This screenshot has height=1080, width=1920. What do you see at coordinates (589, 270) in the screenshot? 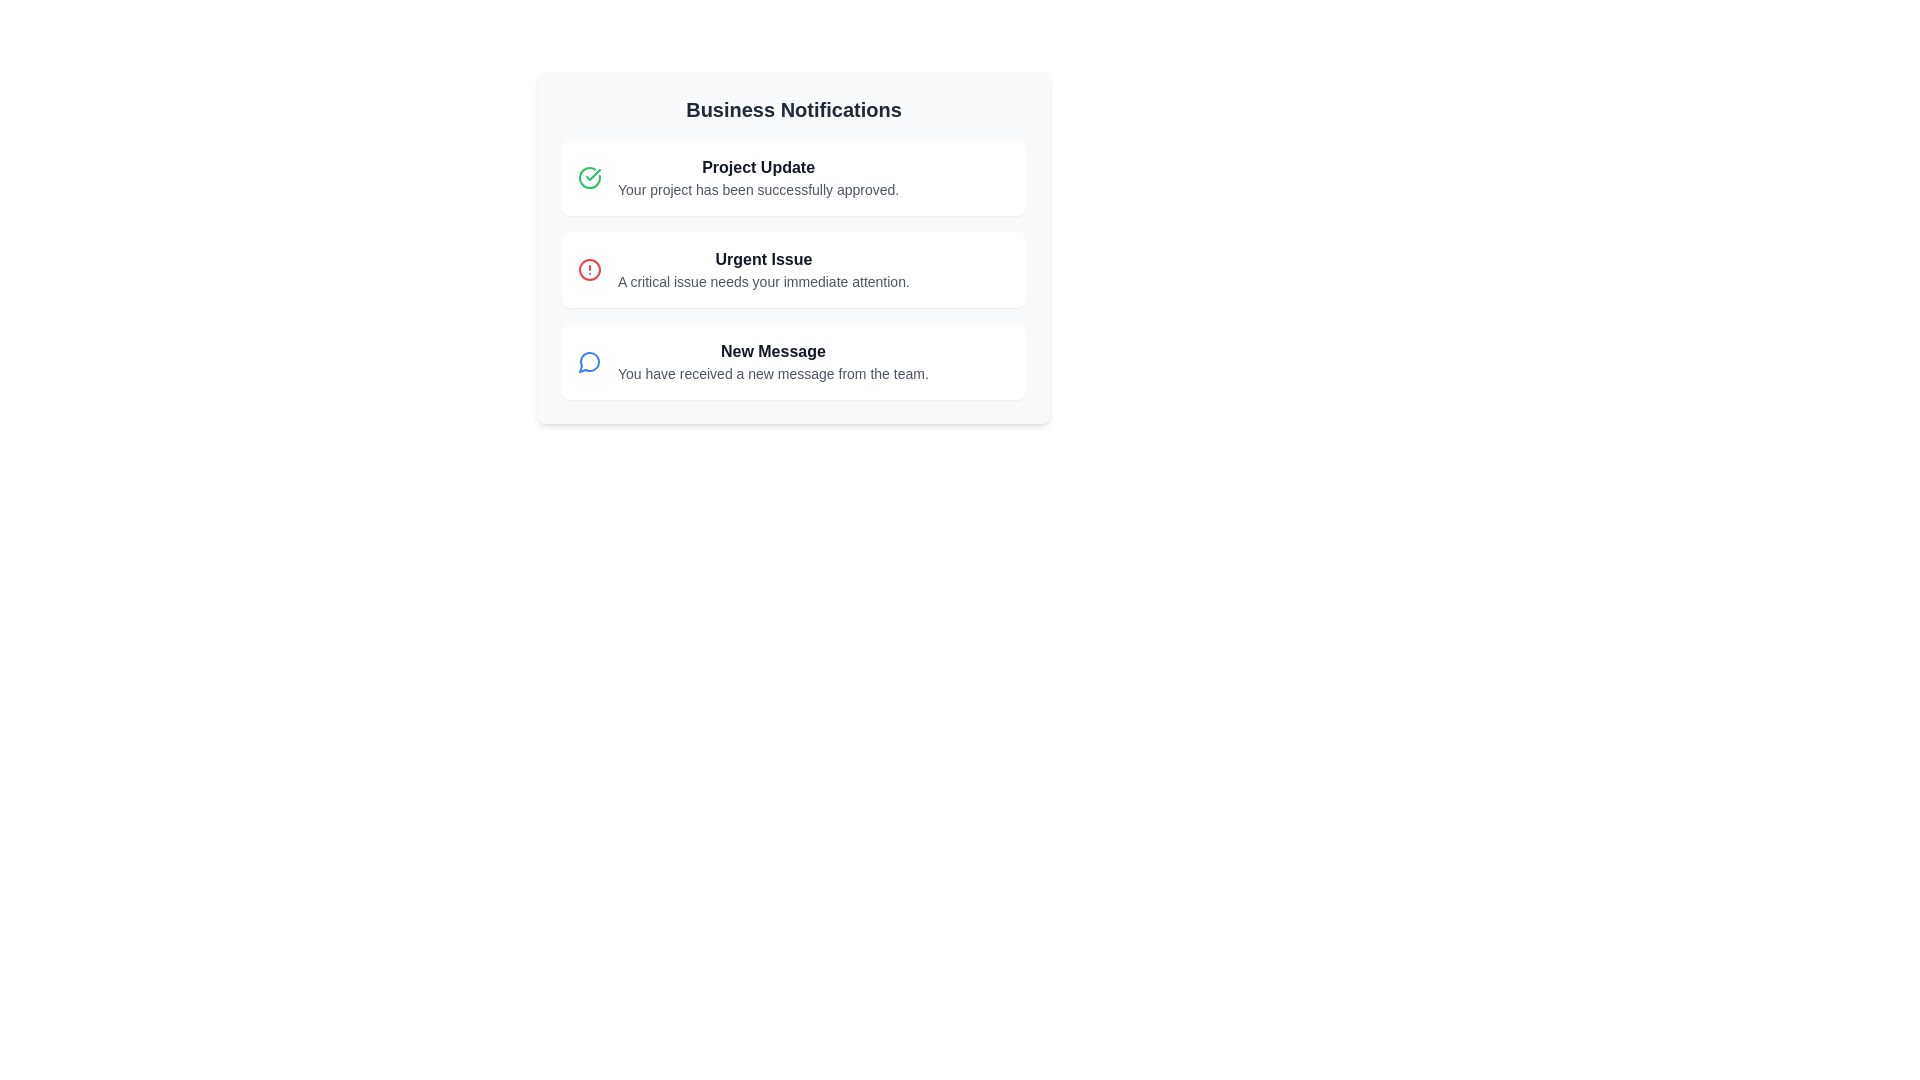
I see `the alert icon within the 'Urgent Issue' notification card, which serves as a visual indicator for an alert or warning` at bounding box center [589, 270].